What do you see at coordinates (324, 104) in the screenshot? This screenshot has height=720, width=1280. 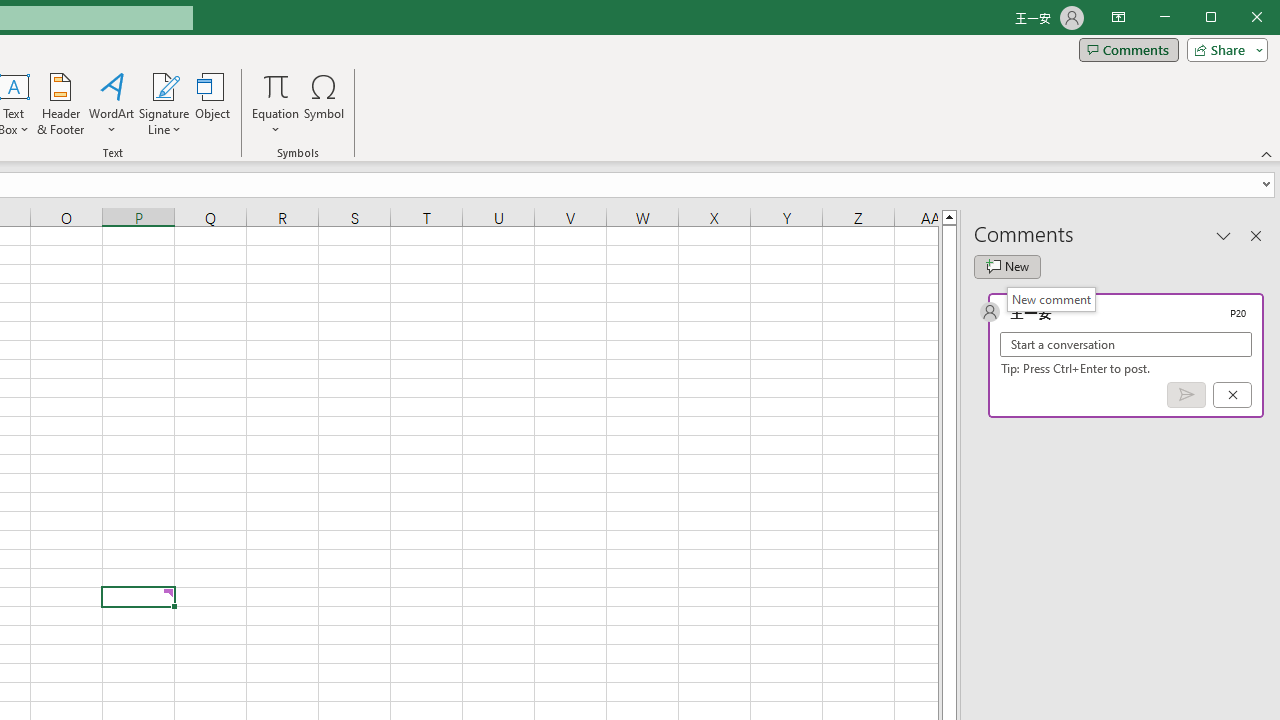 I see `'Symbol...'` at bounding box center [324, 104].